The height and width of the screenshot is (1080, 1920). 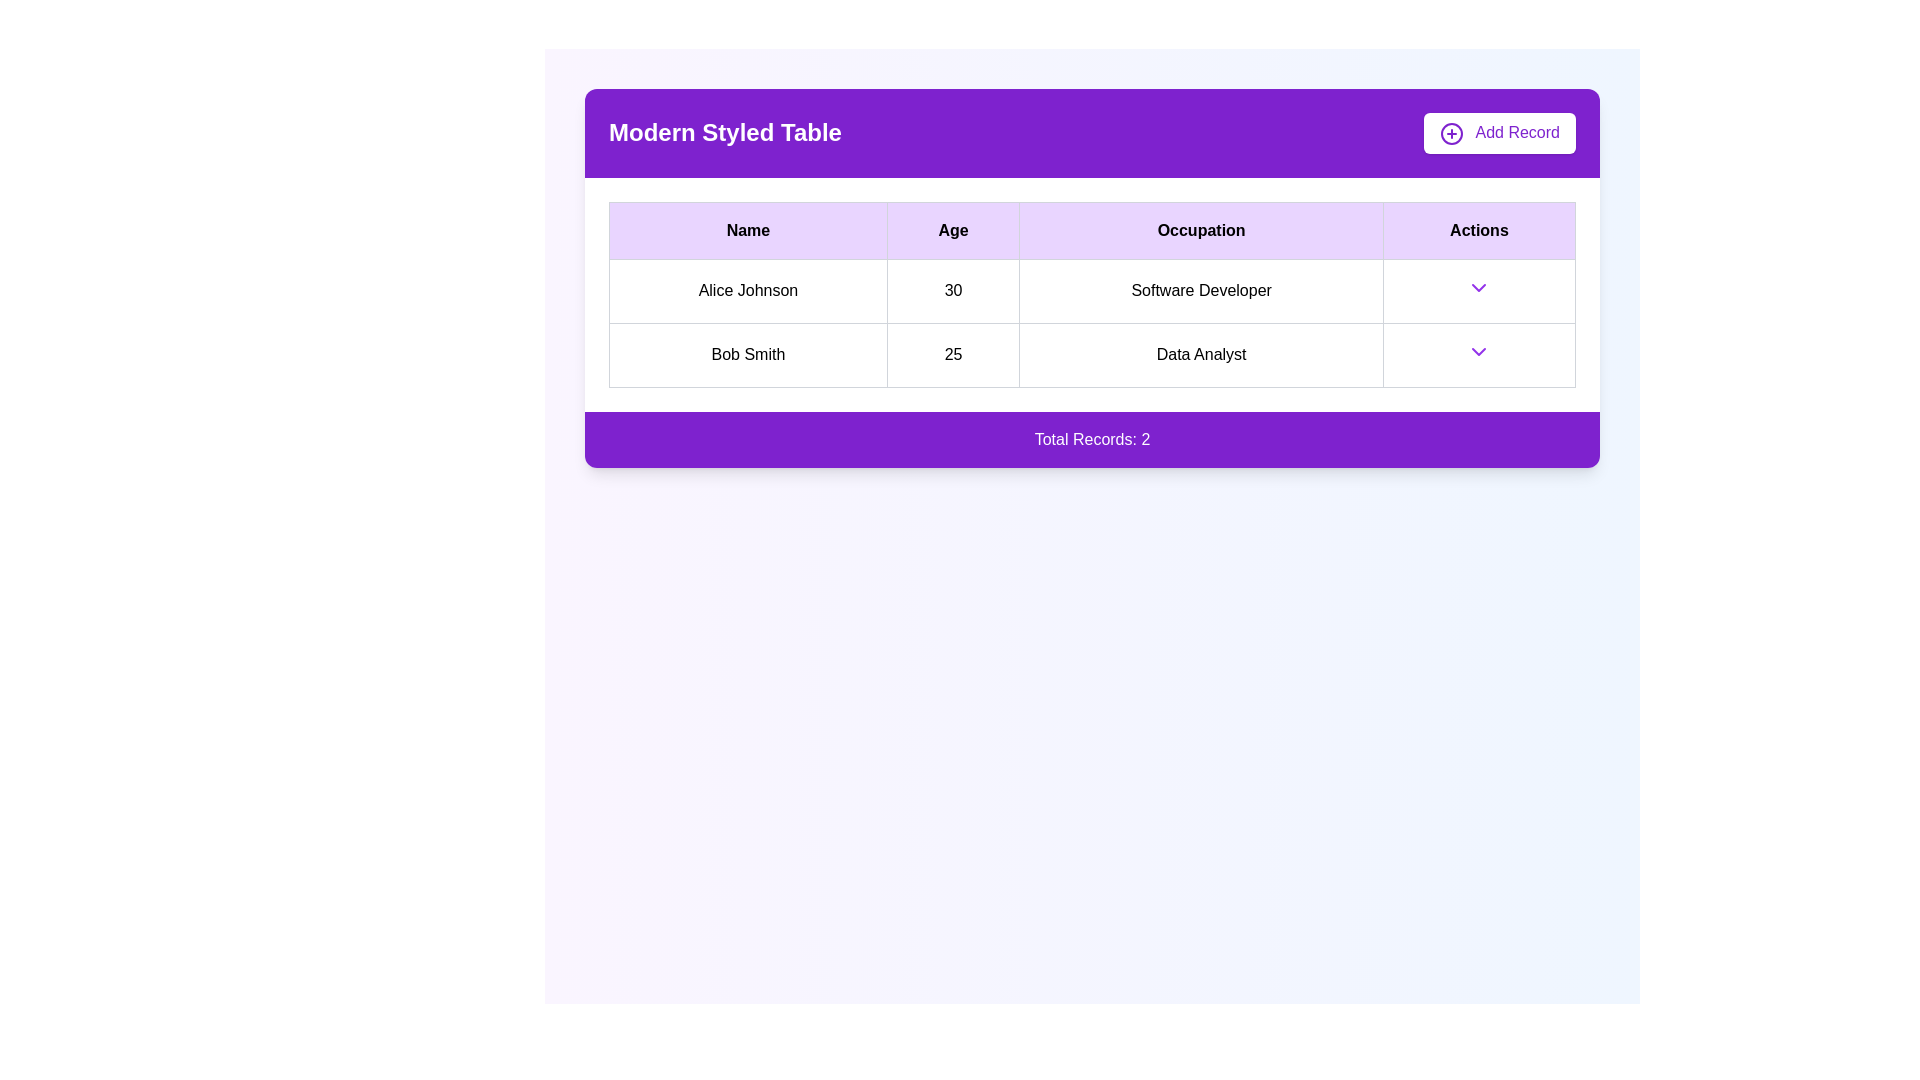 What do you see at coordinates (952, 354) in the screenshot?
I see `the static text display showing the number '25' in the second row and second column of the table, located under the 'Age' column and associated with 'Bob Smith'` at bounding box center [952, 354].